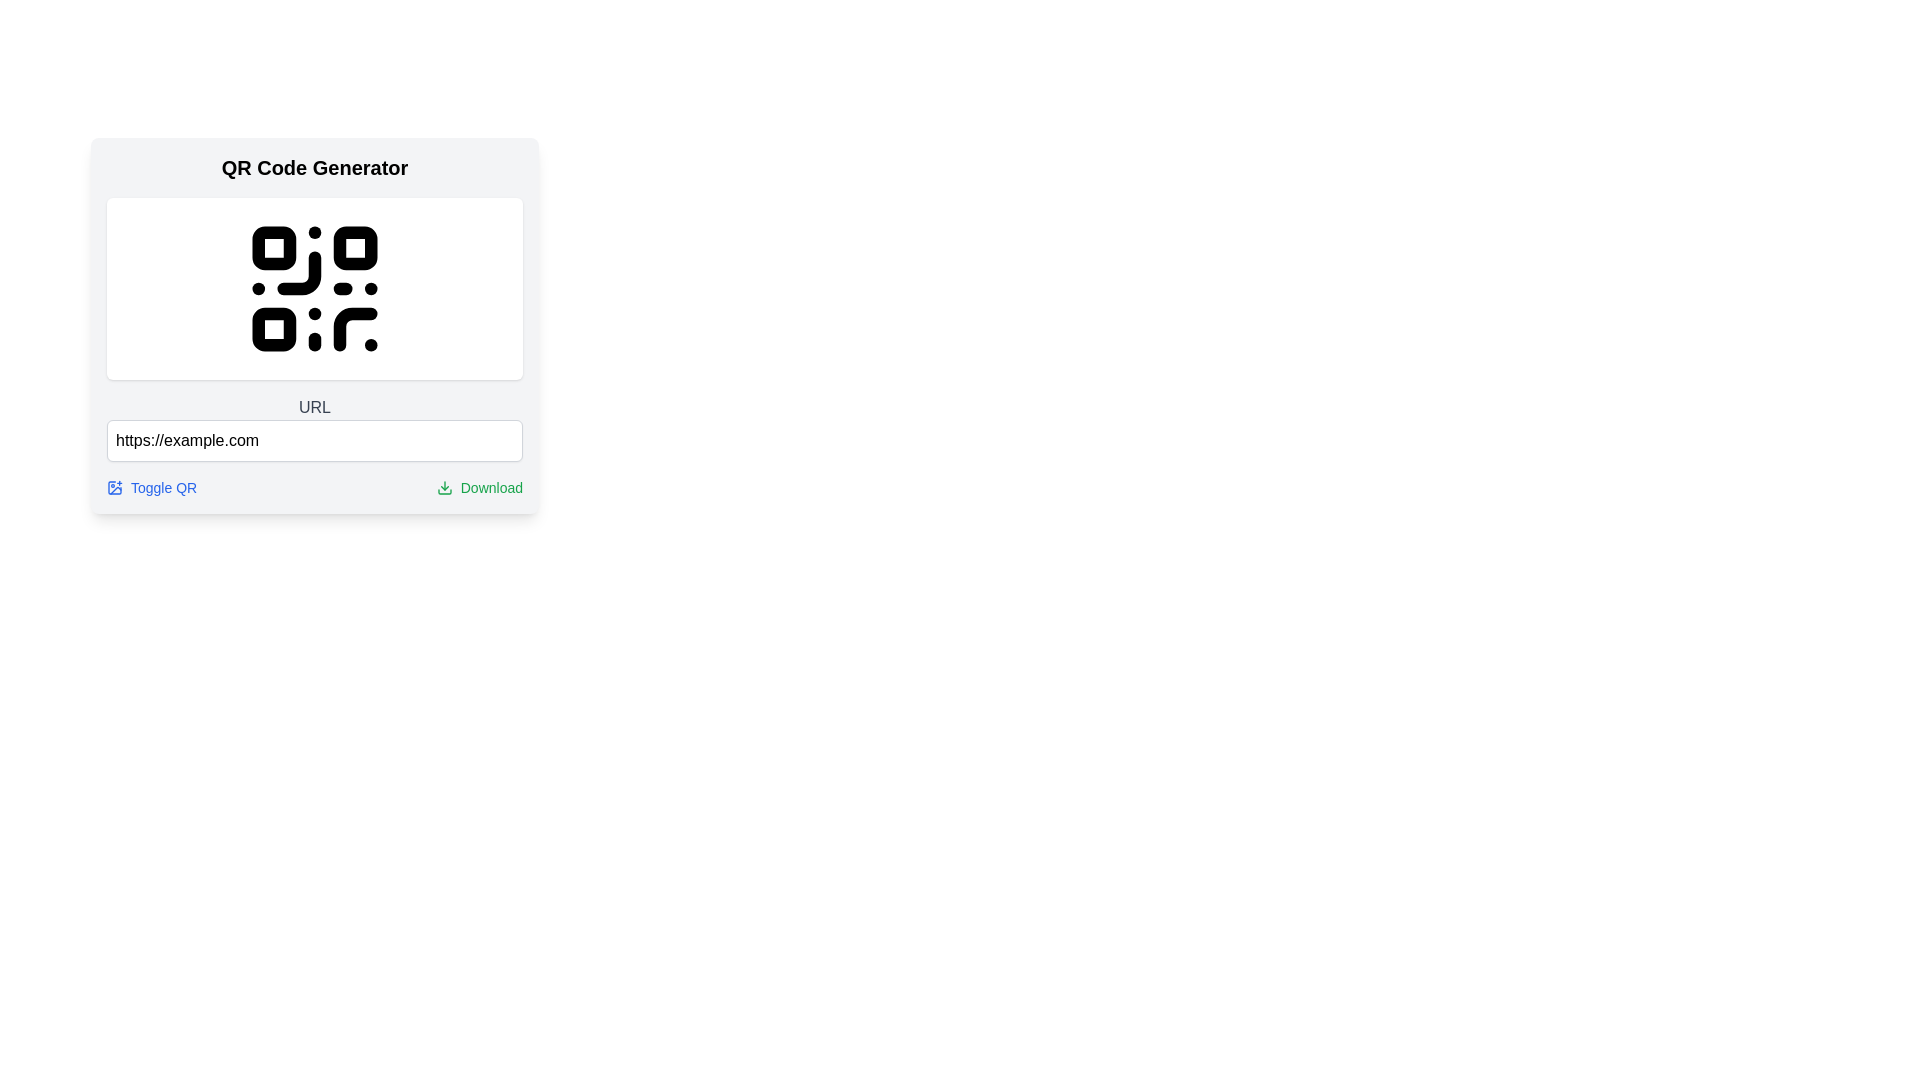  I want to click on the text label indicating the download feature located at the bottom-right corner of the interface, so click(491, 488).